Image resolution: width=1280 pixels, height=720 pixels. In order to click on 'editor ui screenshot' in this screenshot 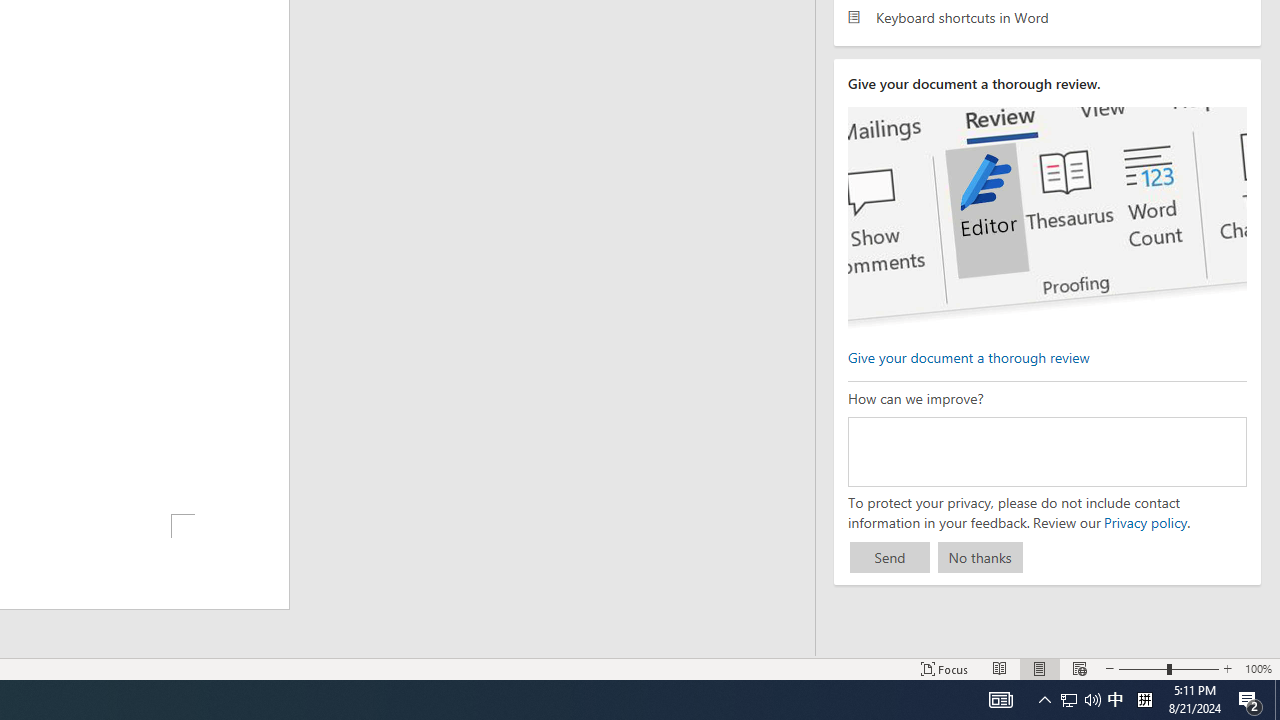, I will do `click(1046, 218)`.